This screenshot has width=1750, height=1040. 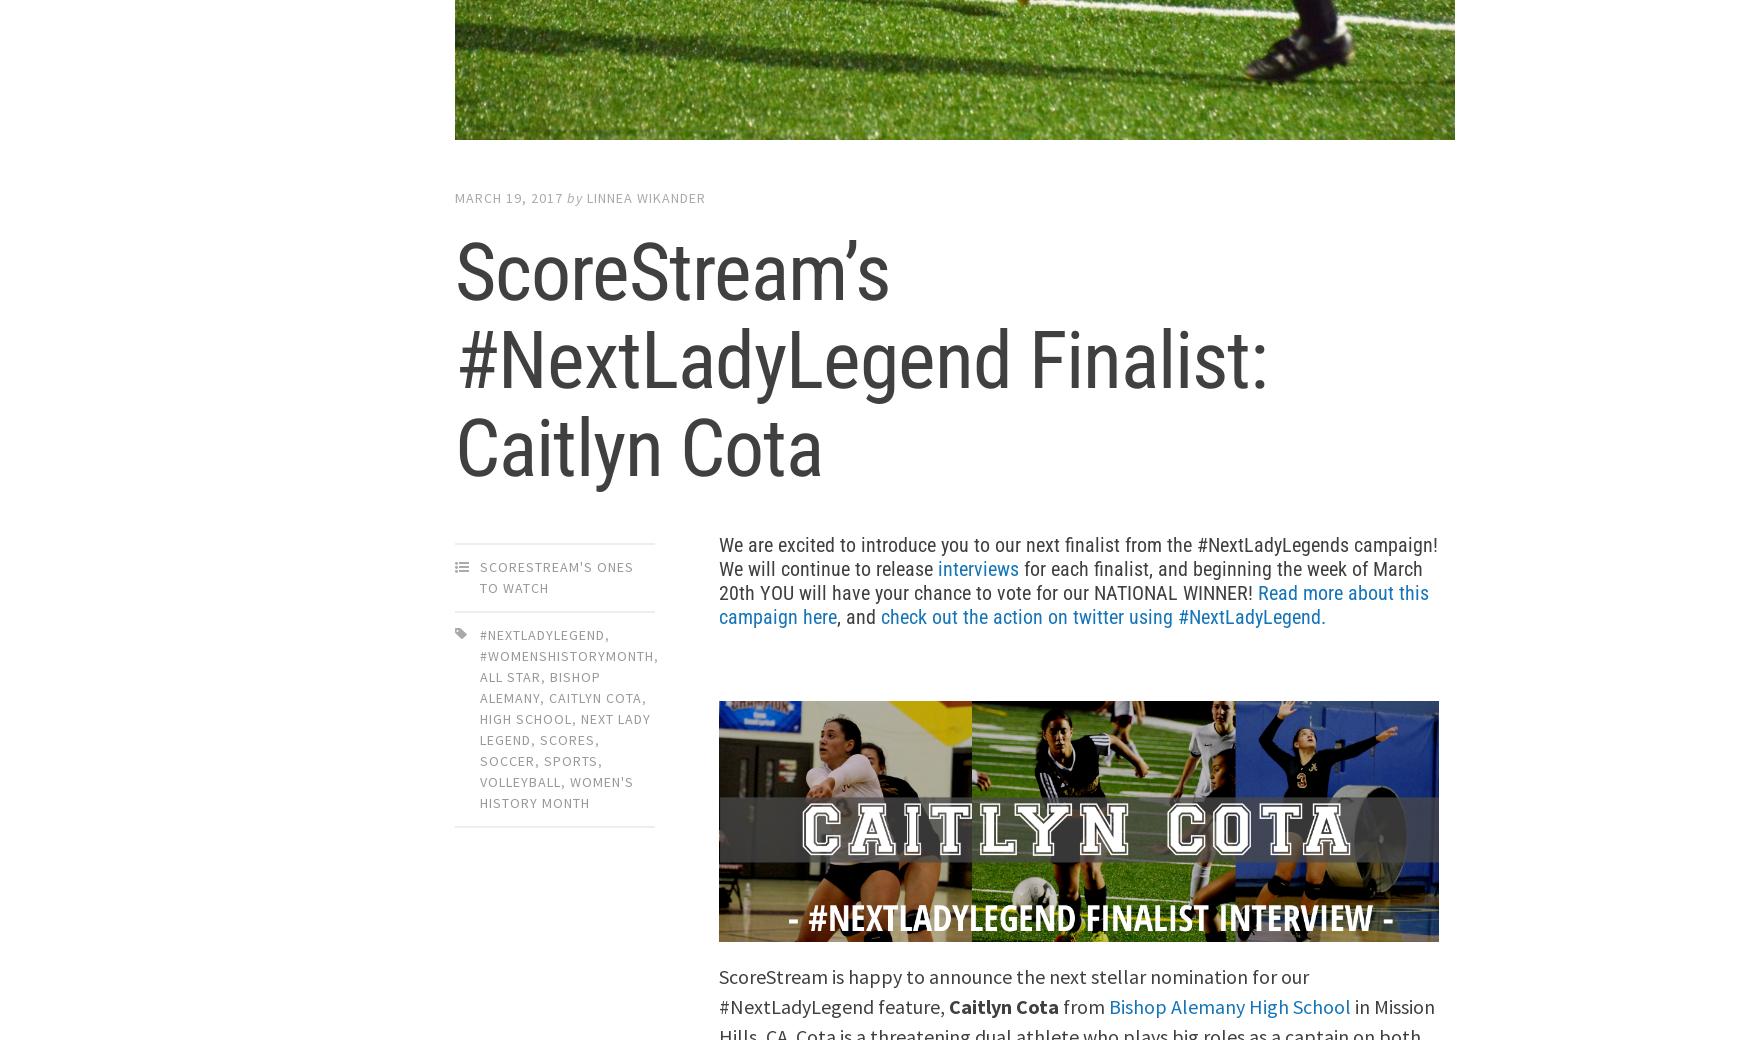 What do you see at coordinates (645, 198) in the screenshot?
I see `'Linnea Wikander'` at bounding box center [645, 198].